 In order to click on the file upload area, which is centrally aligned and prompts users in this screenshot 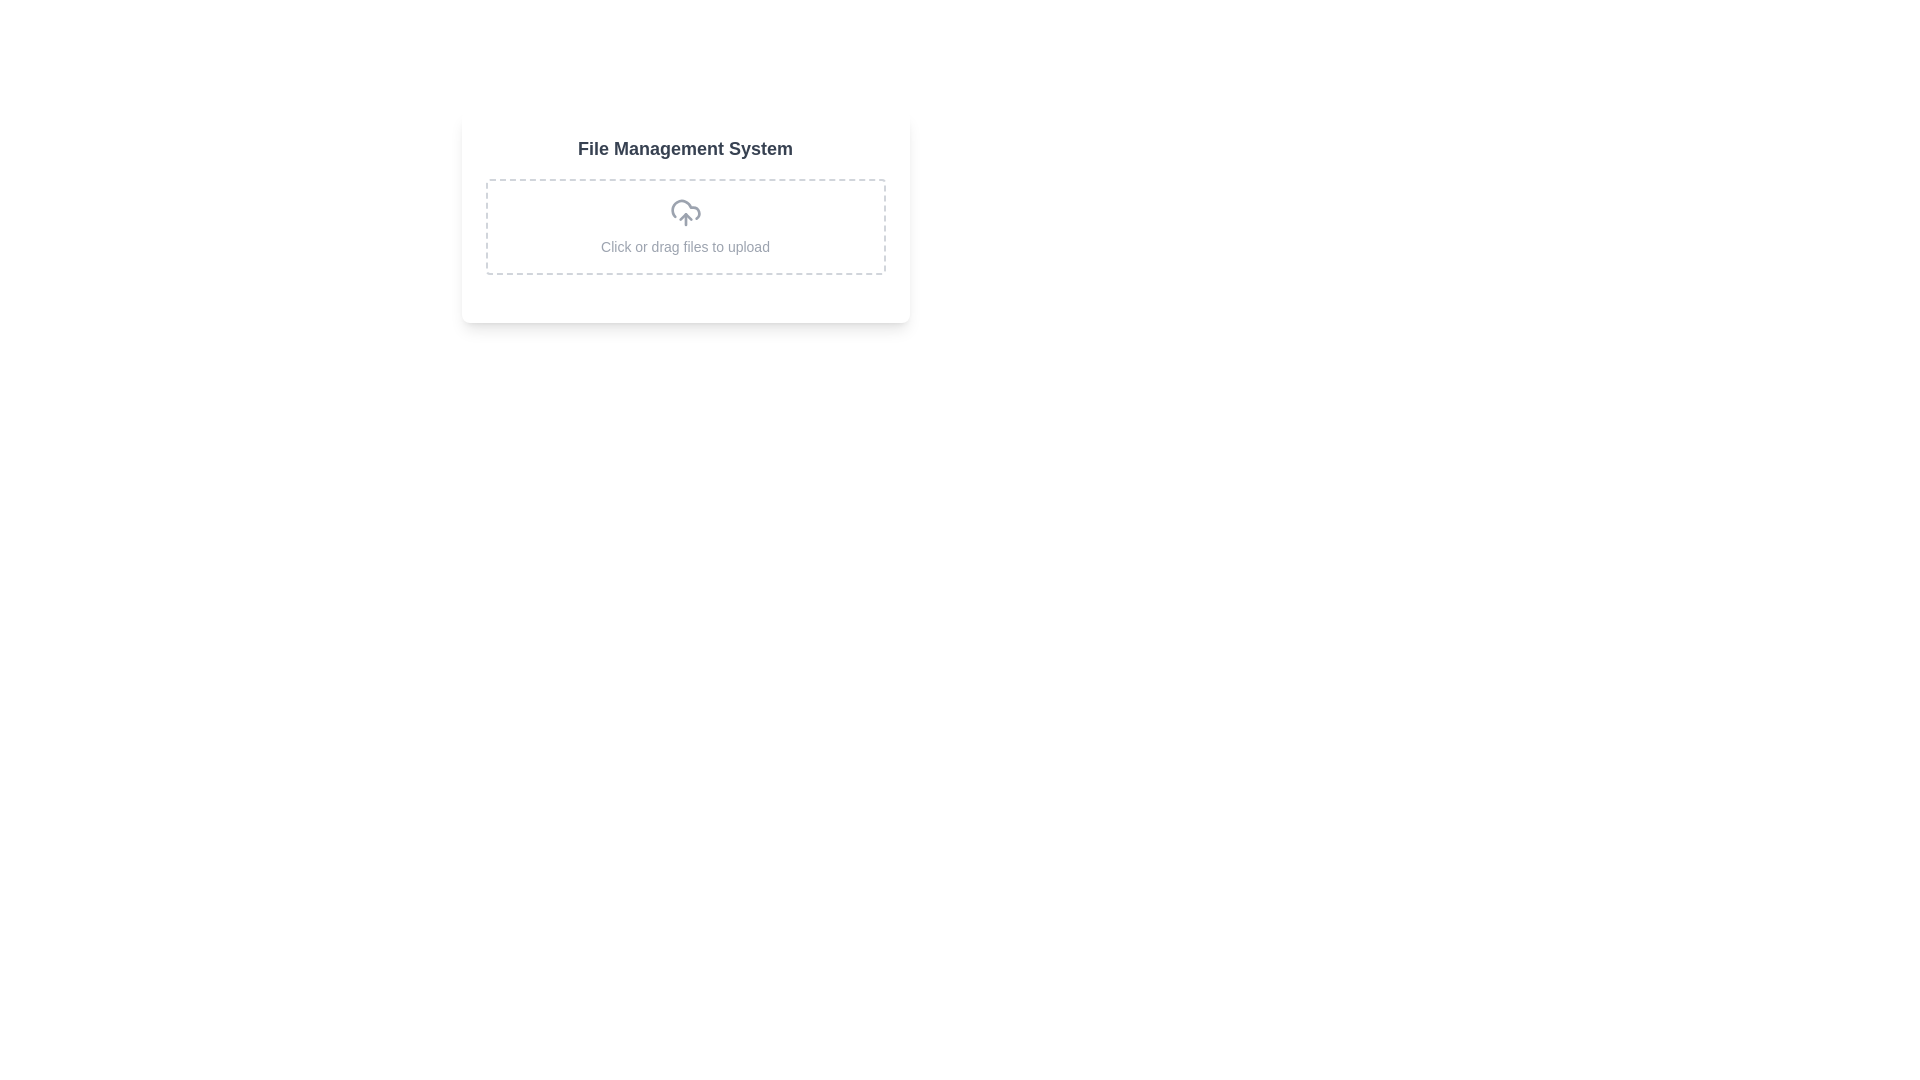, I will do `click(685, 216)`.